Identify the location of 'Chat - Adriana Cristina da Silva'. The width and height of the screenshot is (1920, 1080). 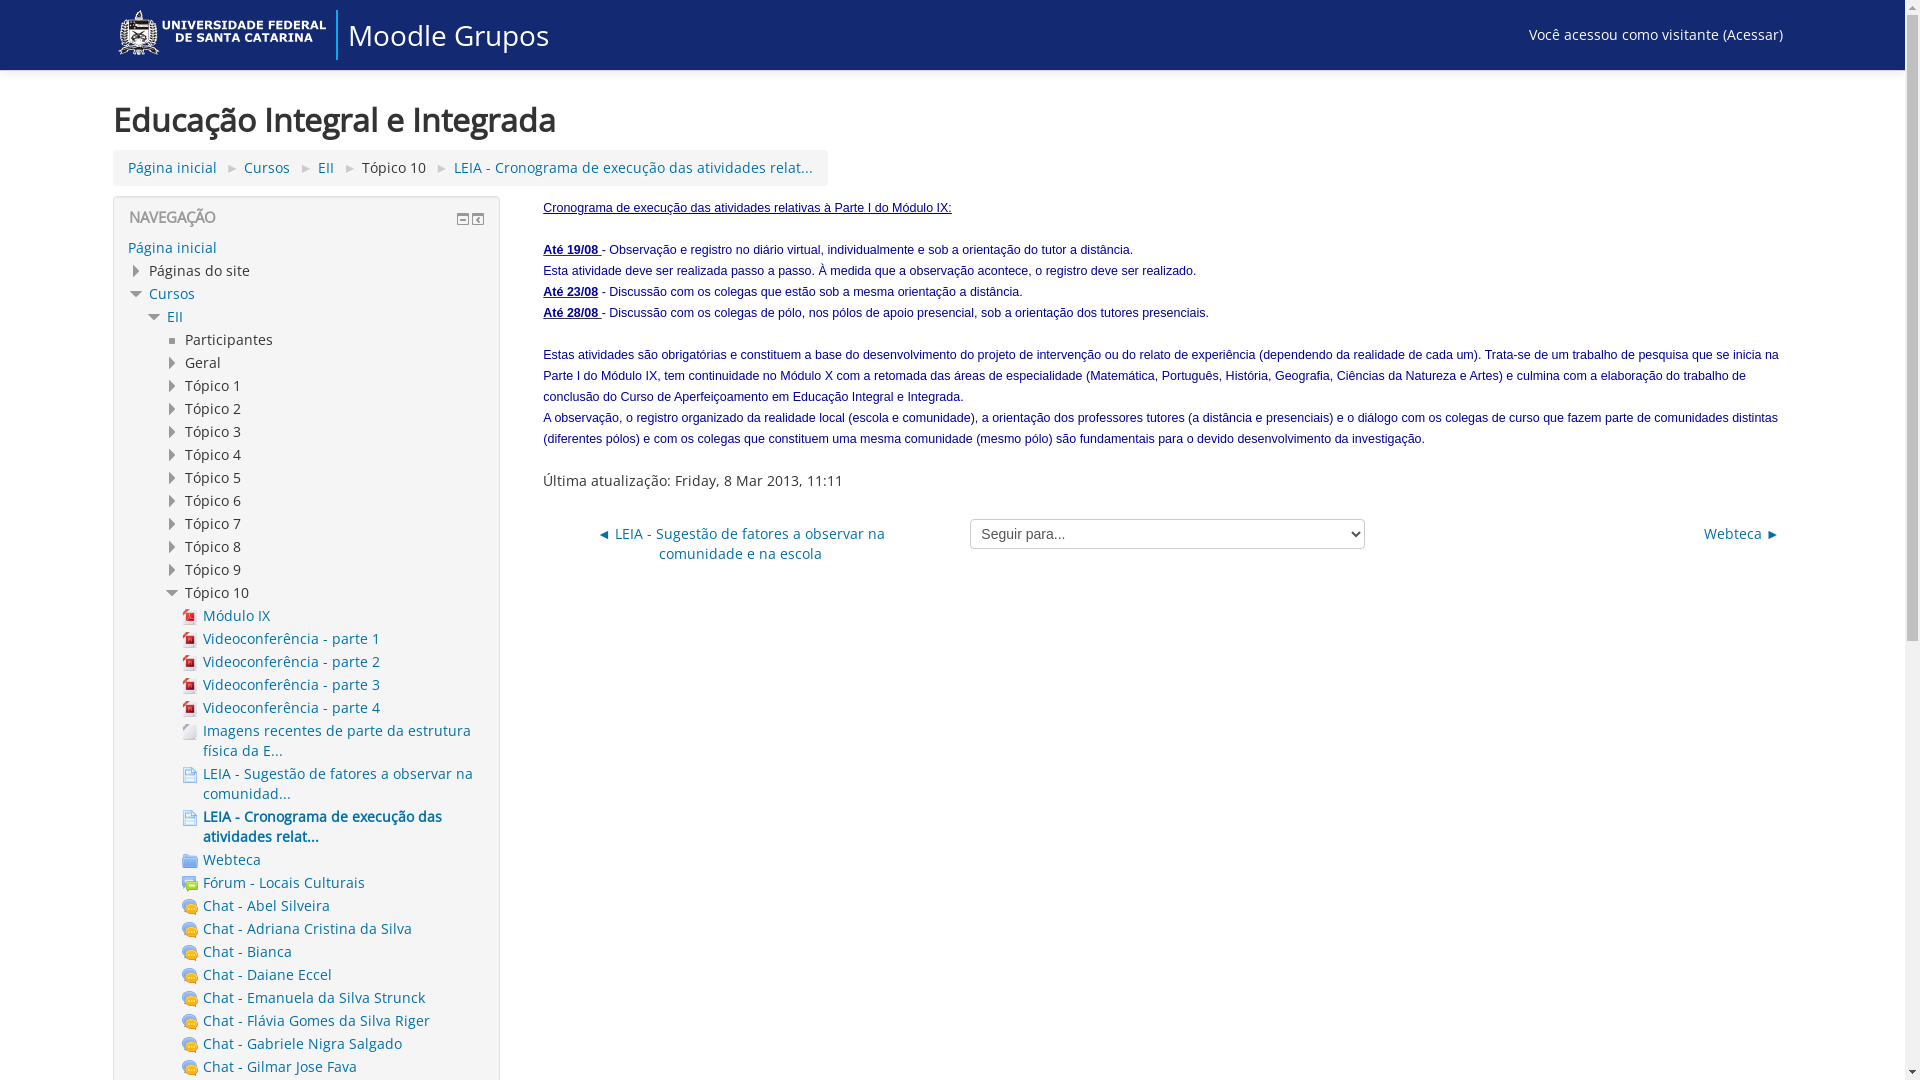
(182, 928).